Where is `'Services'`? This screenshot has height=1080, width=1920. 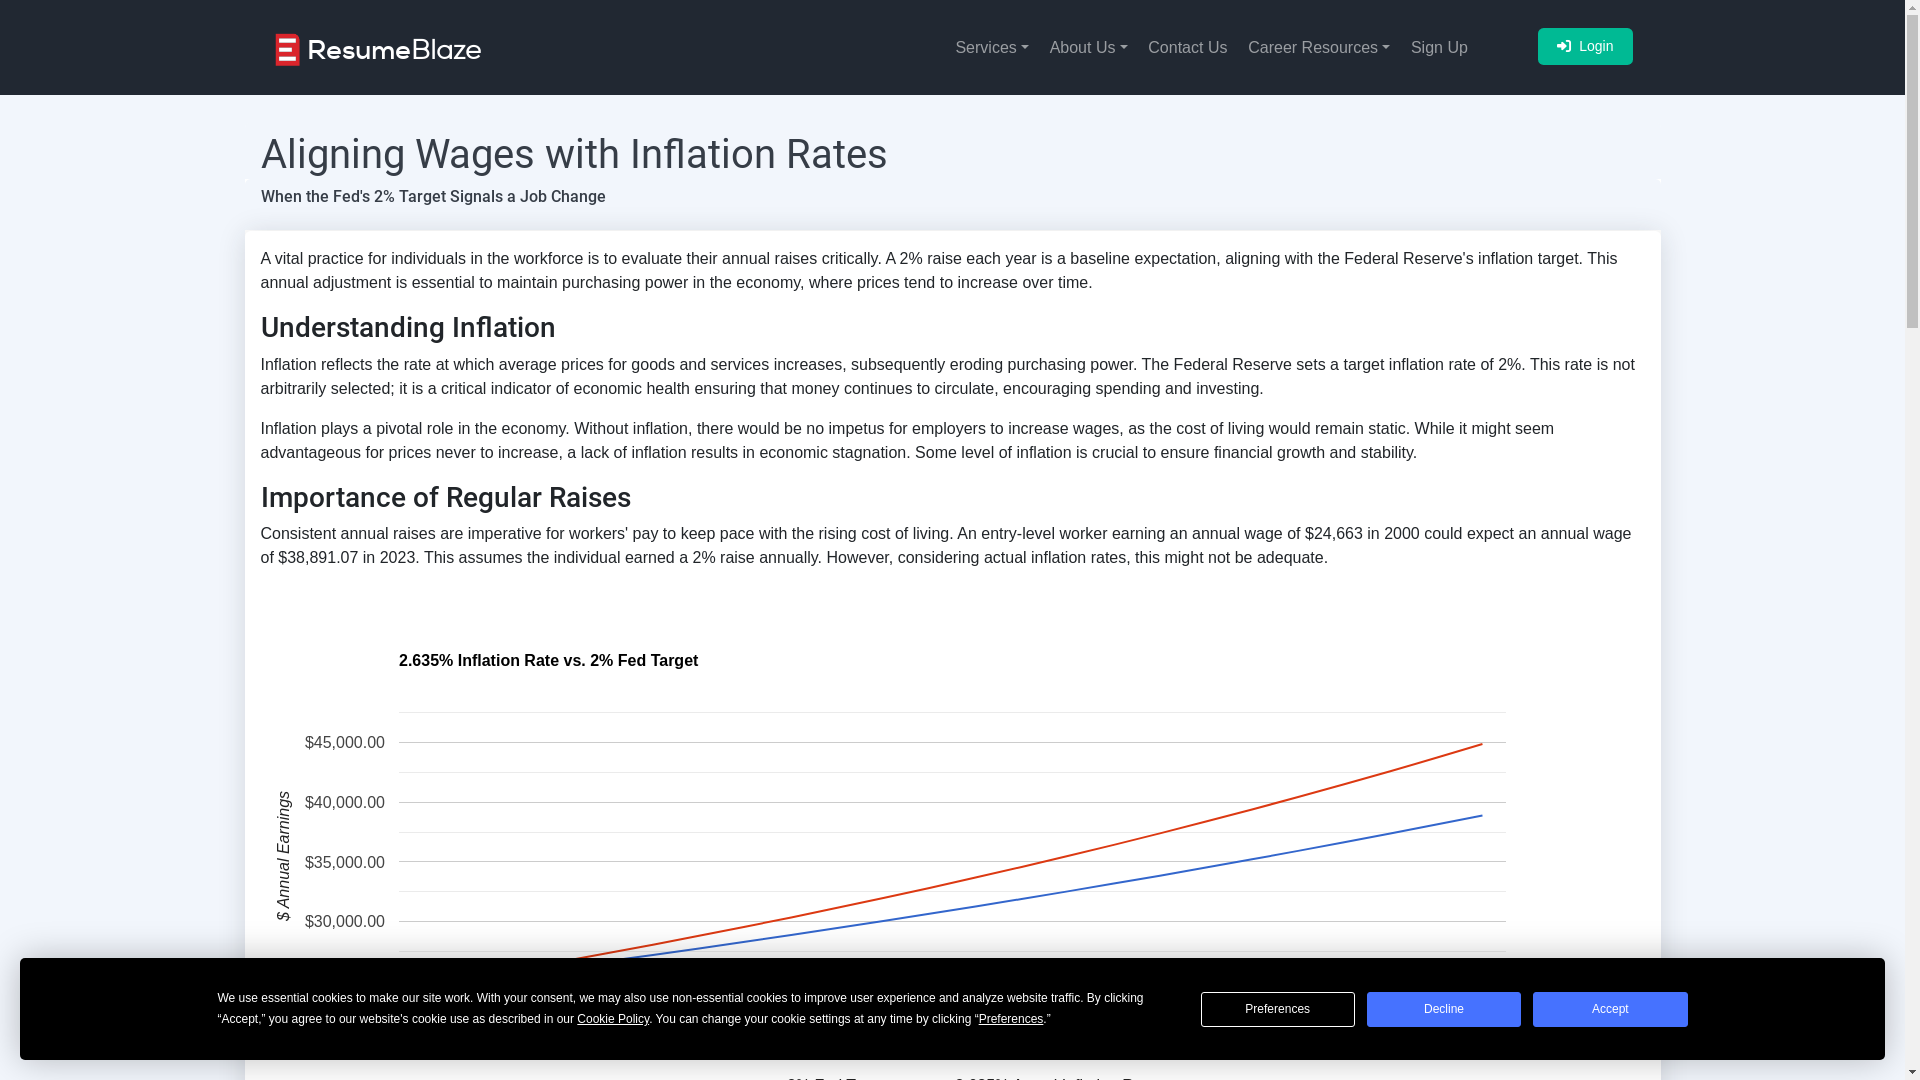 'Services' is located at coordinates (935, 46).